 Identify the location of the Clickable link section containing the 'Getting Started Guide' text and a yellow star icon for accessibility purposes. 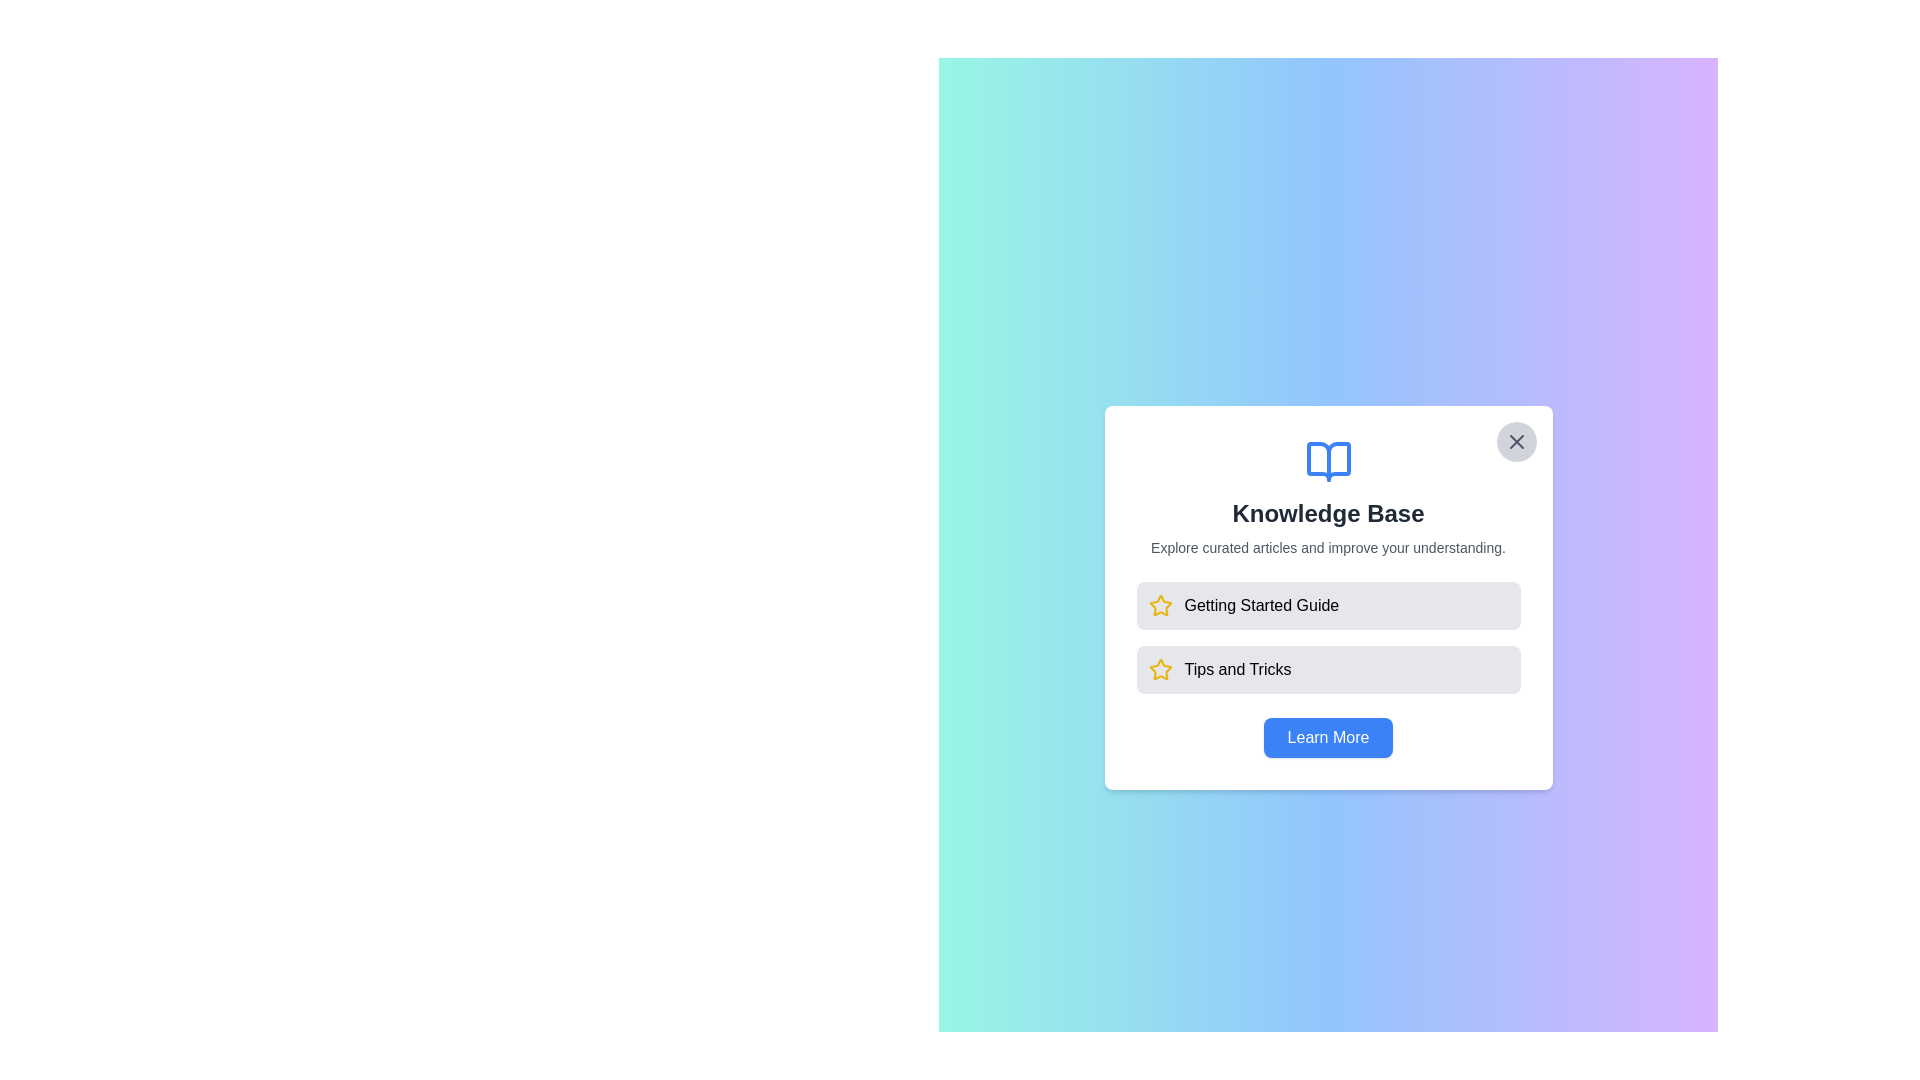
(1328, 596).